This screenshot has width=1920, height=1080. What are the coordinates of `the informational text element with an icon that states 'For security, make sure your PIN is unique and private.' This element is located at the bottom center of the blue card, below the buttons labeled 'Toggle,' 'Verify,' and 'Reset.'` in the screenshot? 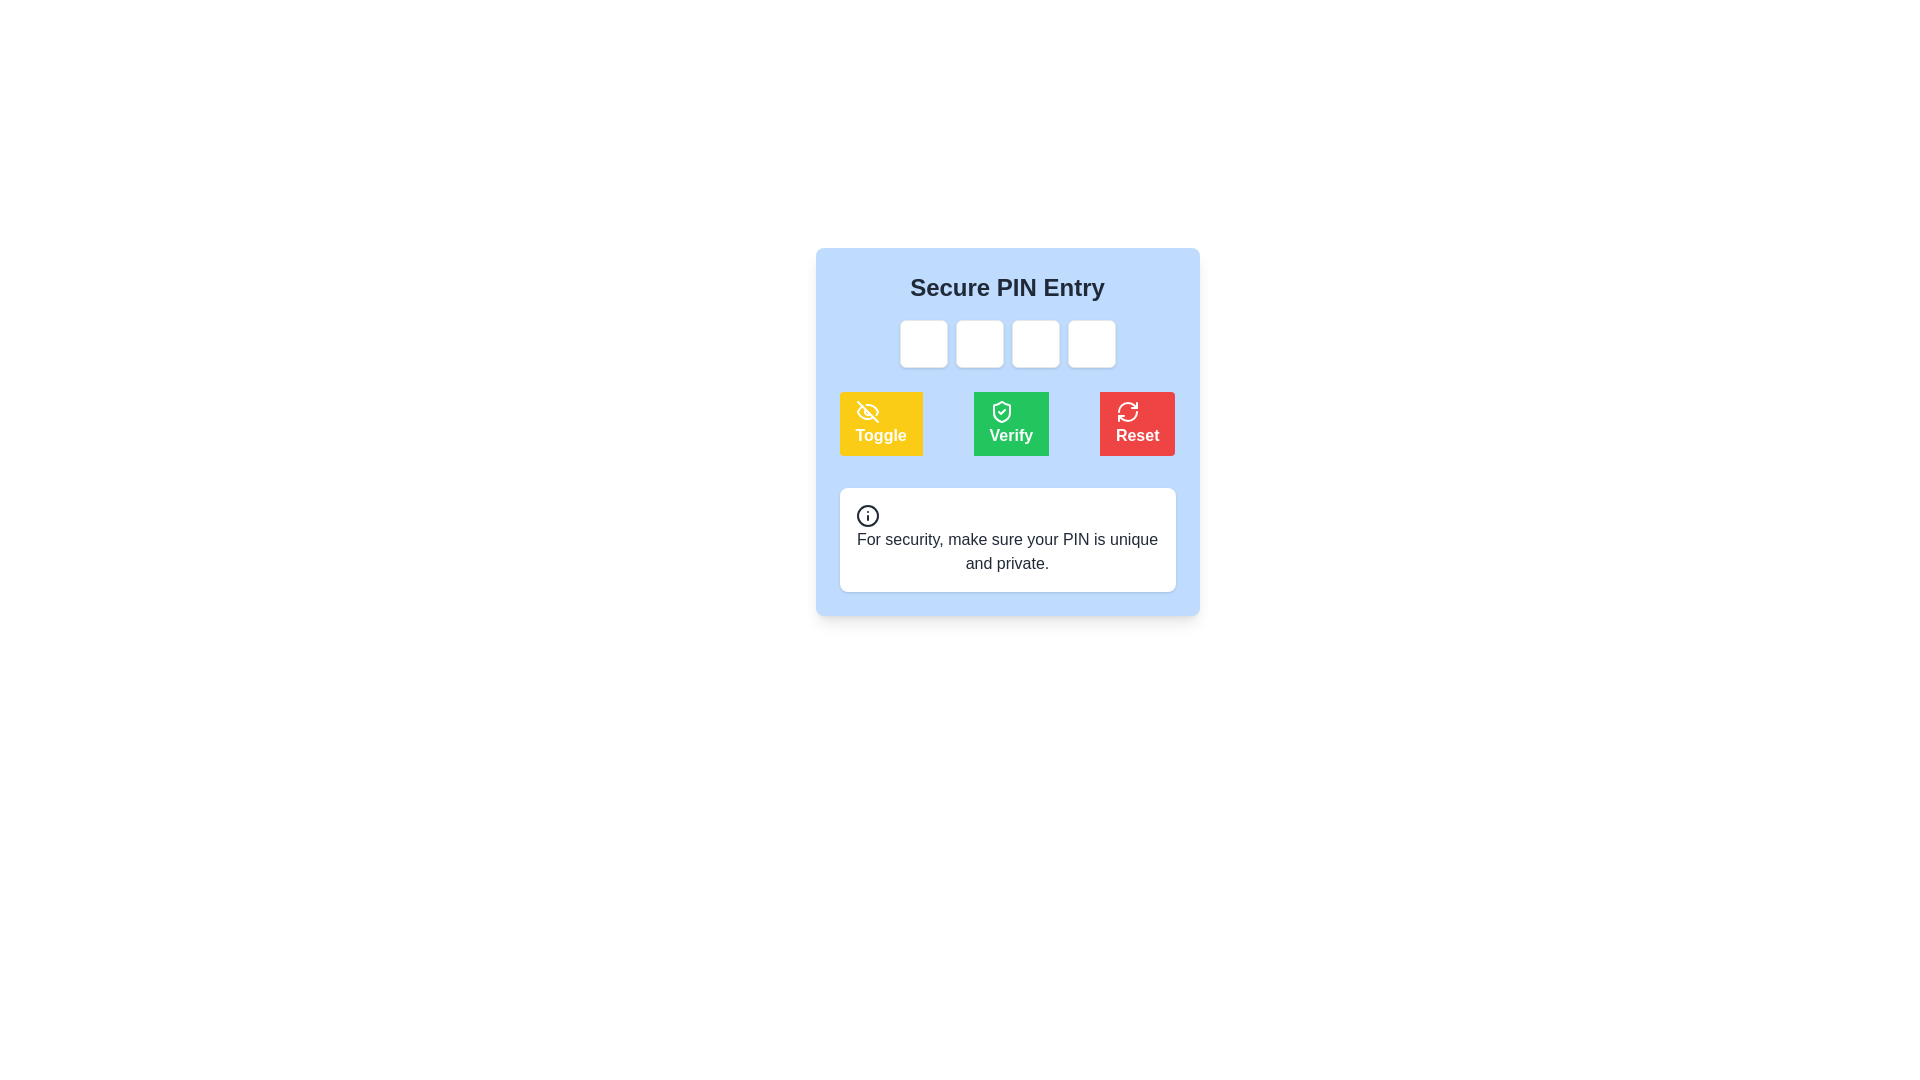 It's located at (1007, 540).